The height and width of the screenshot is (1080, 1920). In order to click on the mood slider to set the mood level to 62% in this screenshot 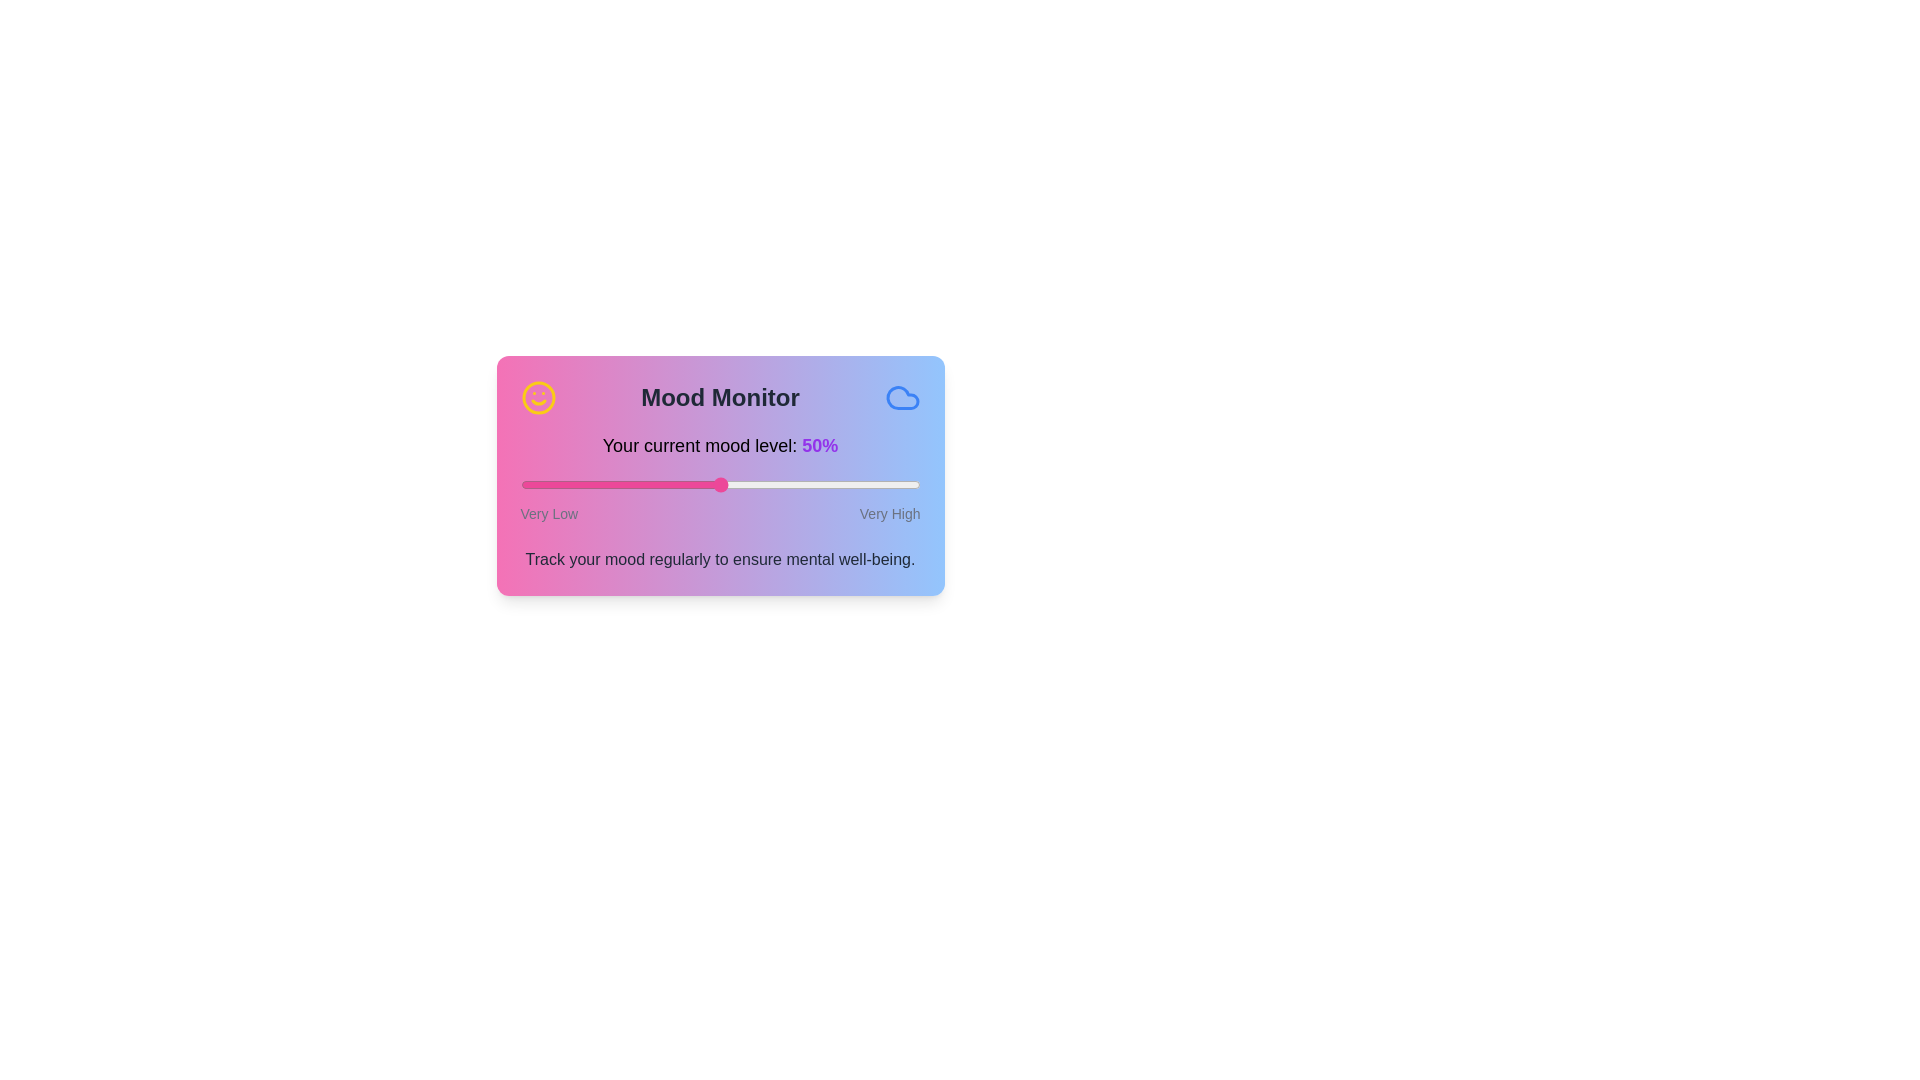, I will do `click(767, 485)`.